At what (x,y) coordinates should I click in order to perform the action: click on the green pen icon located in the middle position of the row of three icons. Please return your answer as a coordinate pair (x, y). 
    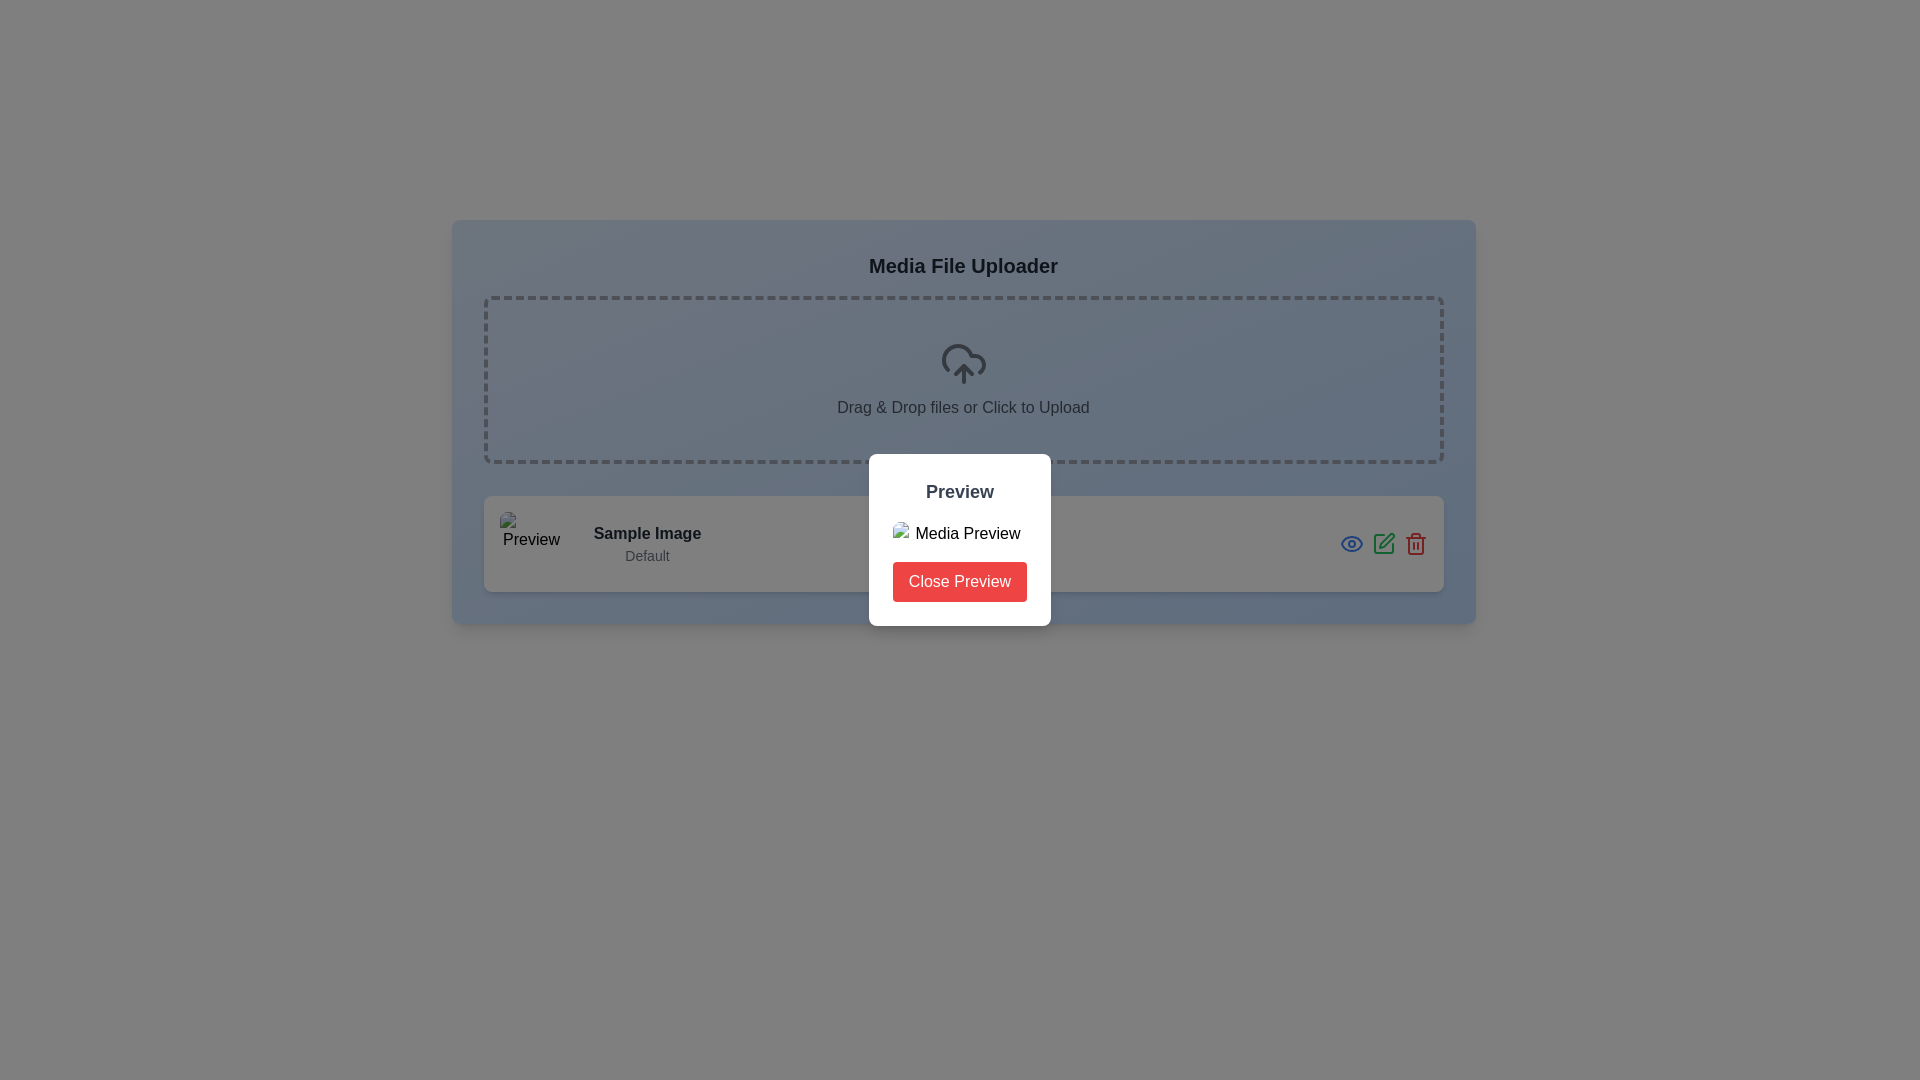
    Looking at the image, I should click on (1382, 543).